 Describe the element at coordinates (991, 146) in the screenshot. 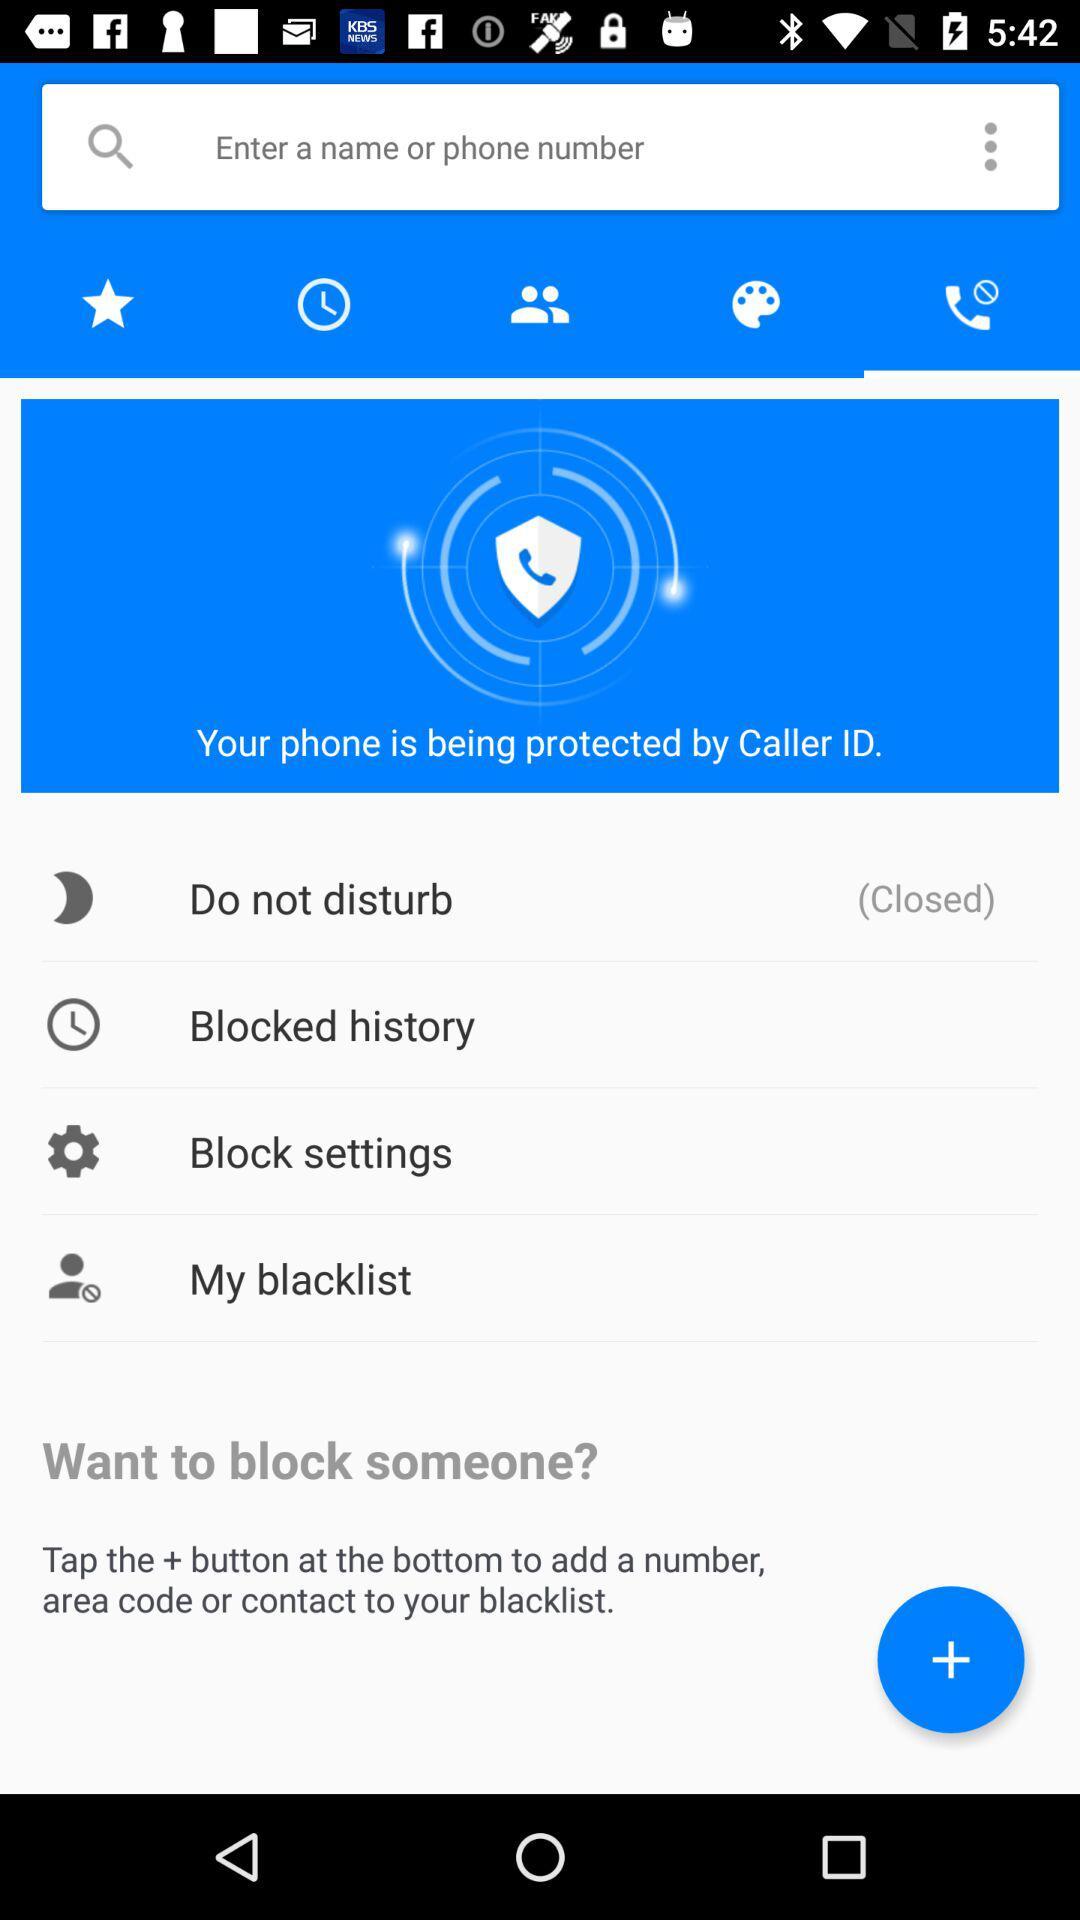

I see `menu button` at that location.